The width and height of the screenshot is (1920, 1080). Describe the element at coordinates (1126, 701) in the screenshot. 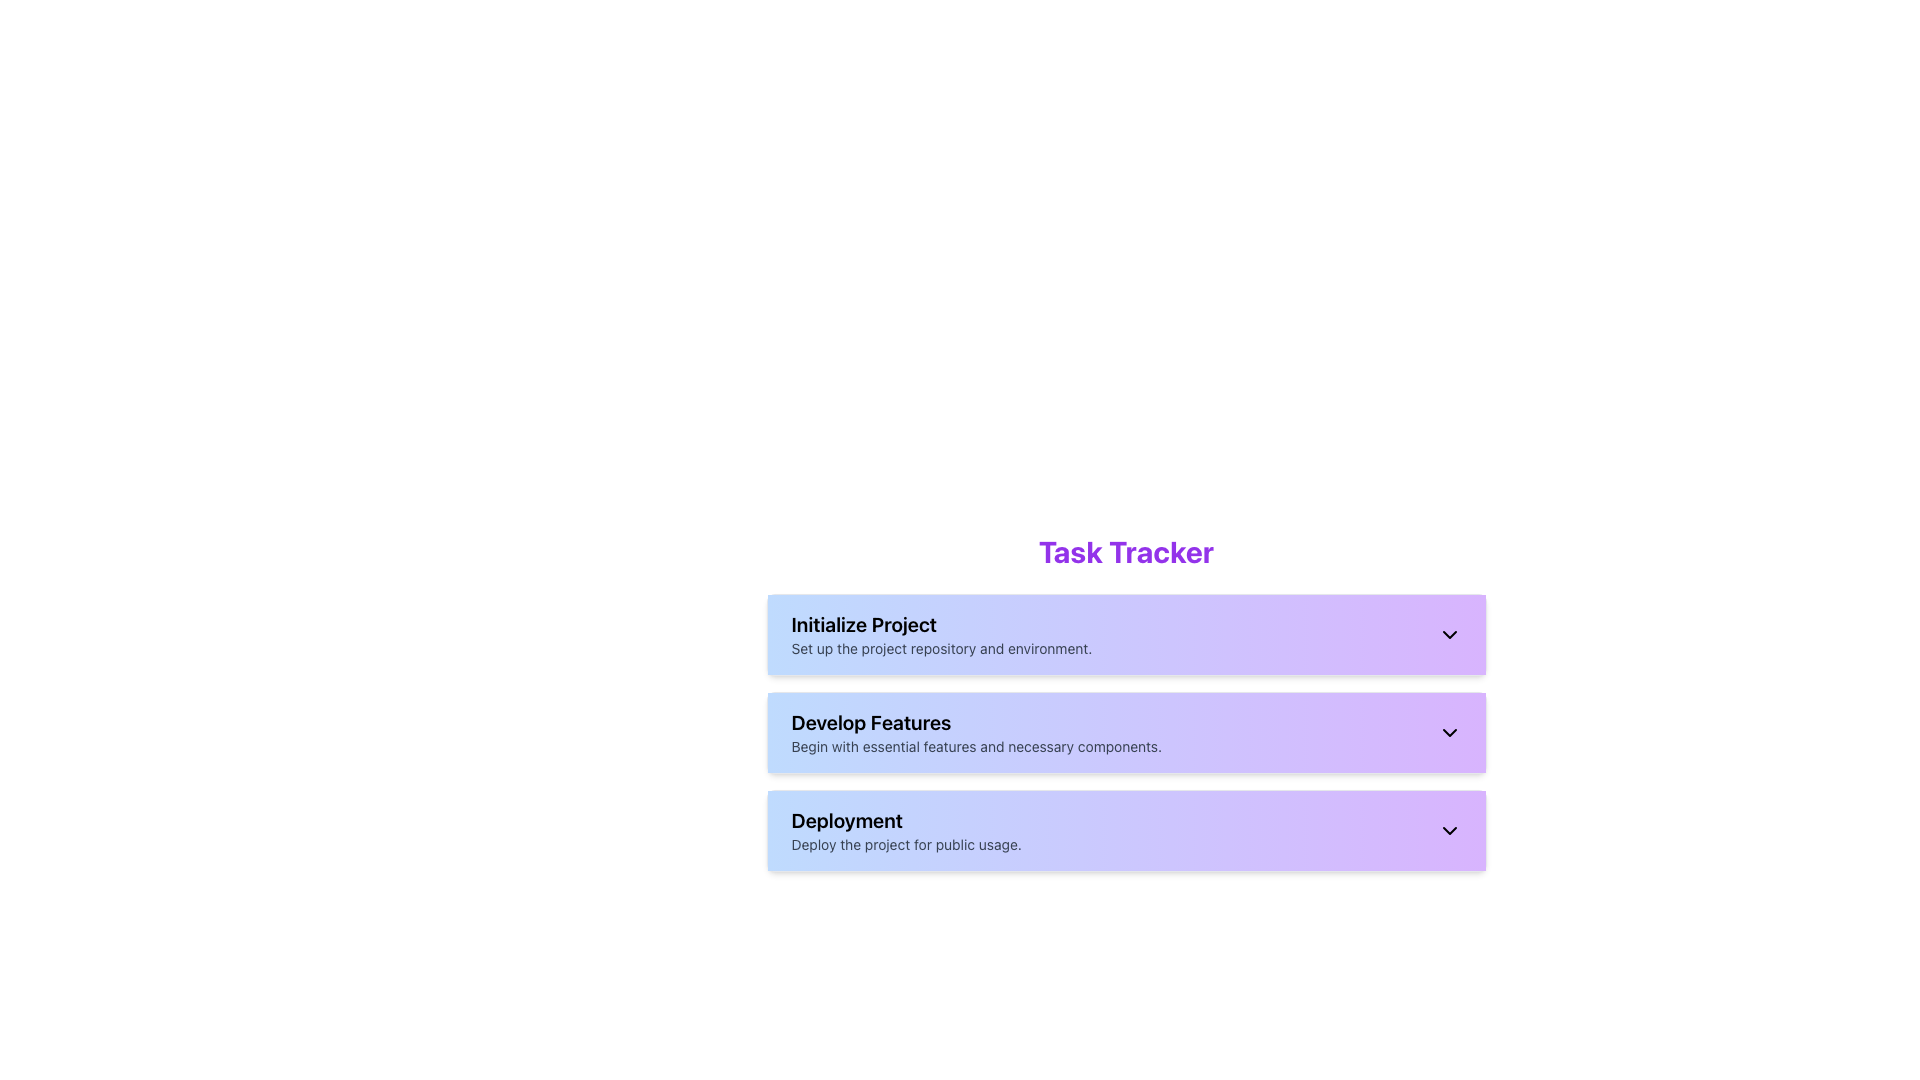

I see `the 'Develop Features' collapsible panel` at that location.